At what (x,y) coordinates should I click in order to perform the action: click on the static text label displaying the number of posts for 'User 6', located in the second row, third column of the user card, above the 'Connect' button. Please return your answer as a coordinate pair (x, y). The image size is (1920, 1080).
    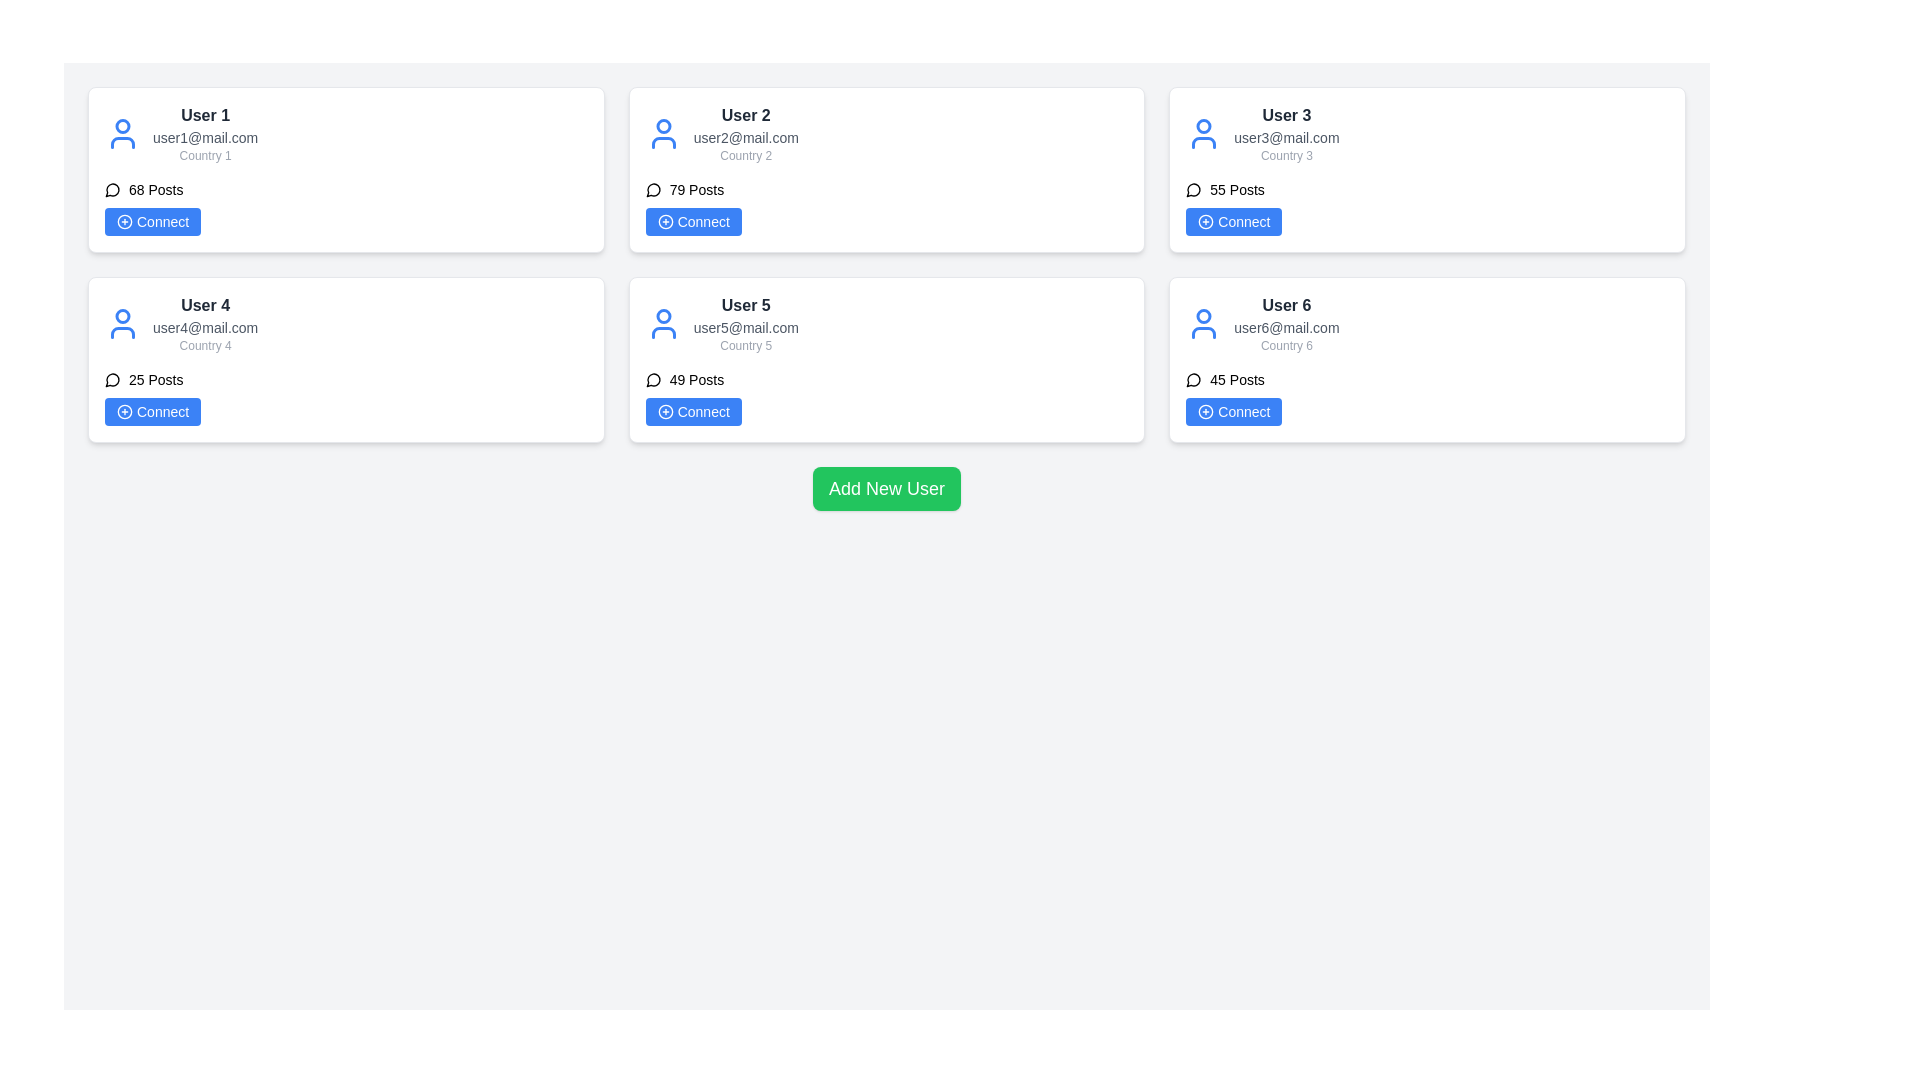
    Looking at the image, I should click on (1236, 380).